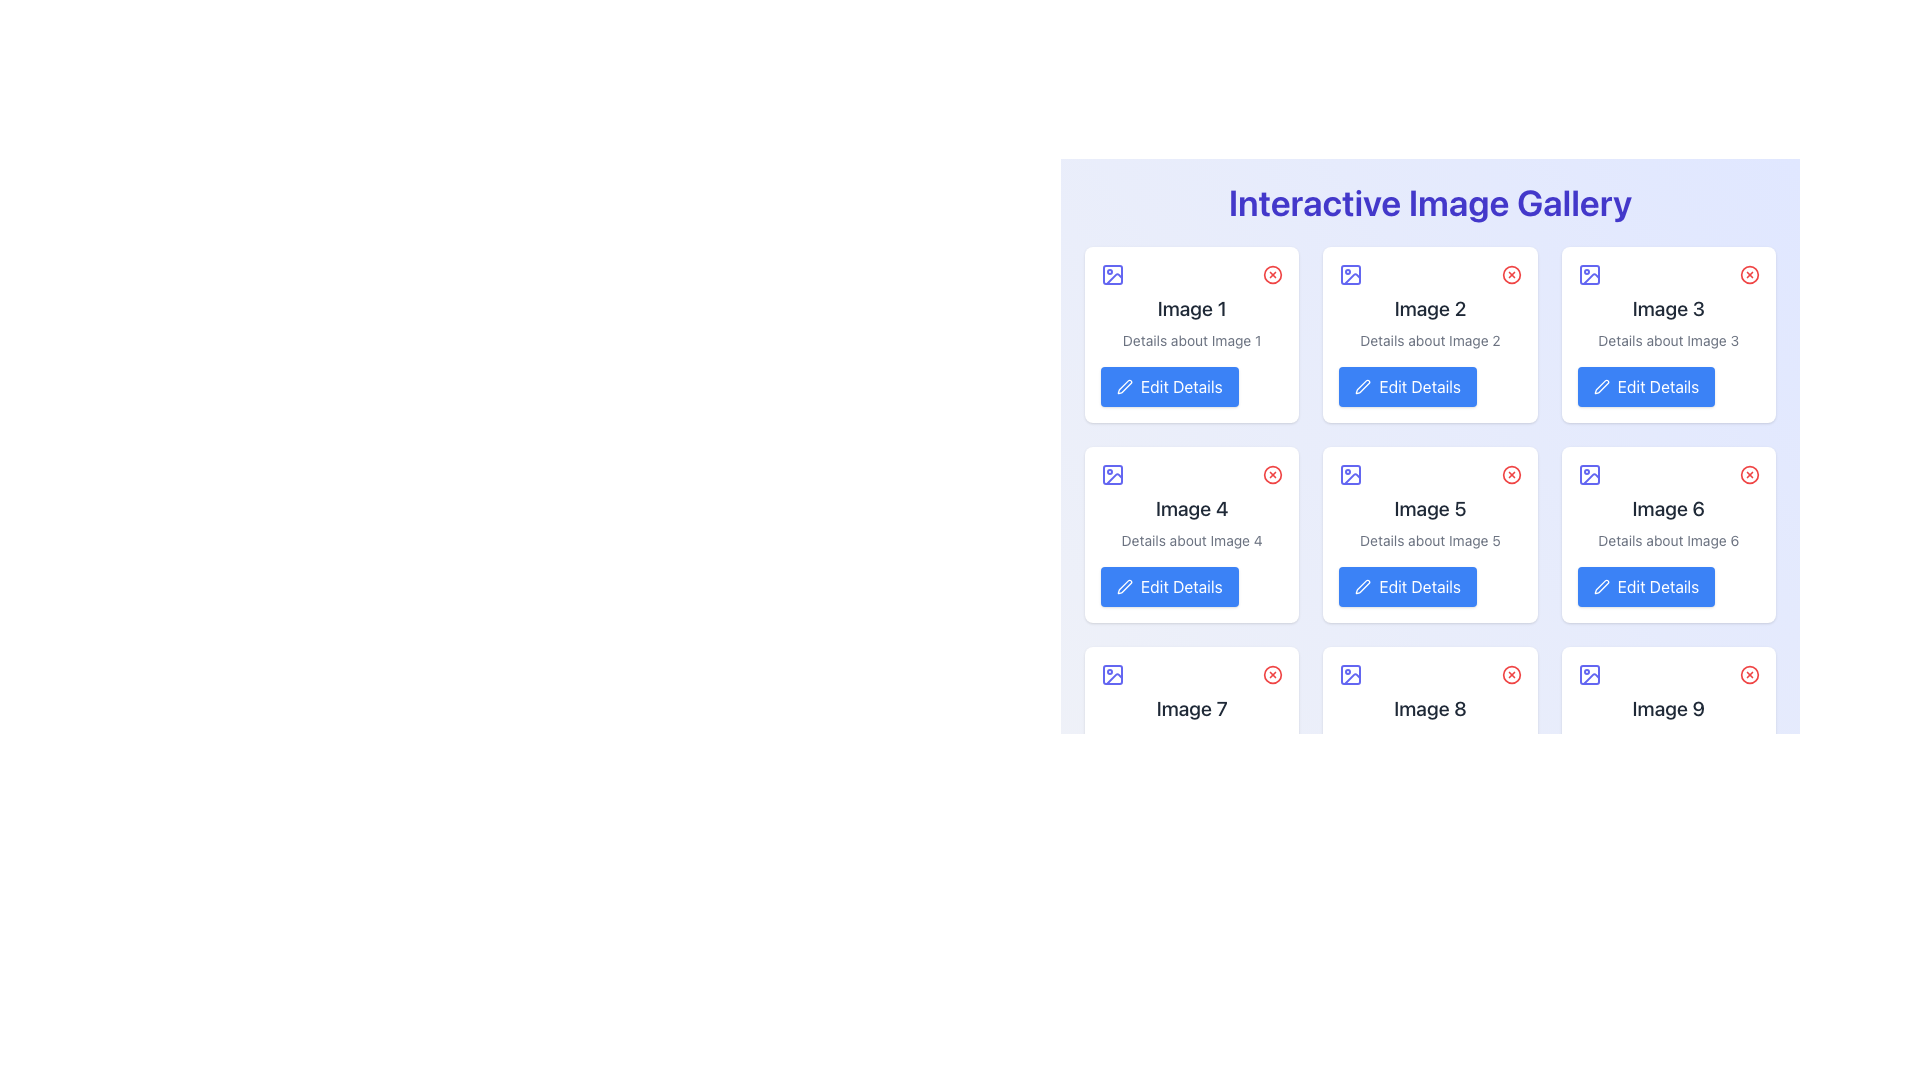 This screenshot has width=1920, height=1080. I want to click on the image icon with a square outline and circular indicator located at the top-left corner of the card labeled 'Image 8' in the third row of the gallery grid, so click(1351, 675).